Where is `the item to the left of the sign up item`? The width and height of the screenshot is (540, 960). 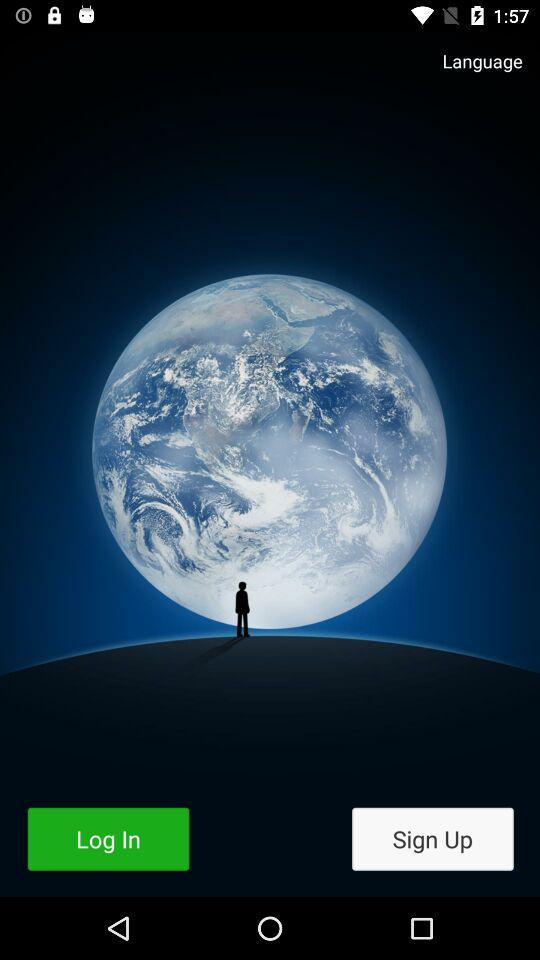
the item to the left of the sign up item is located at coordinates (108, 839).